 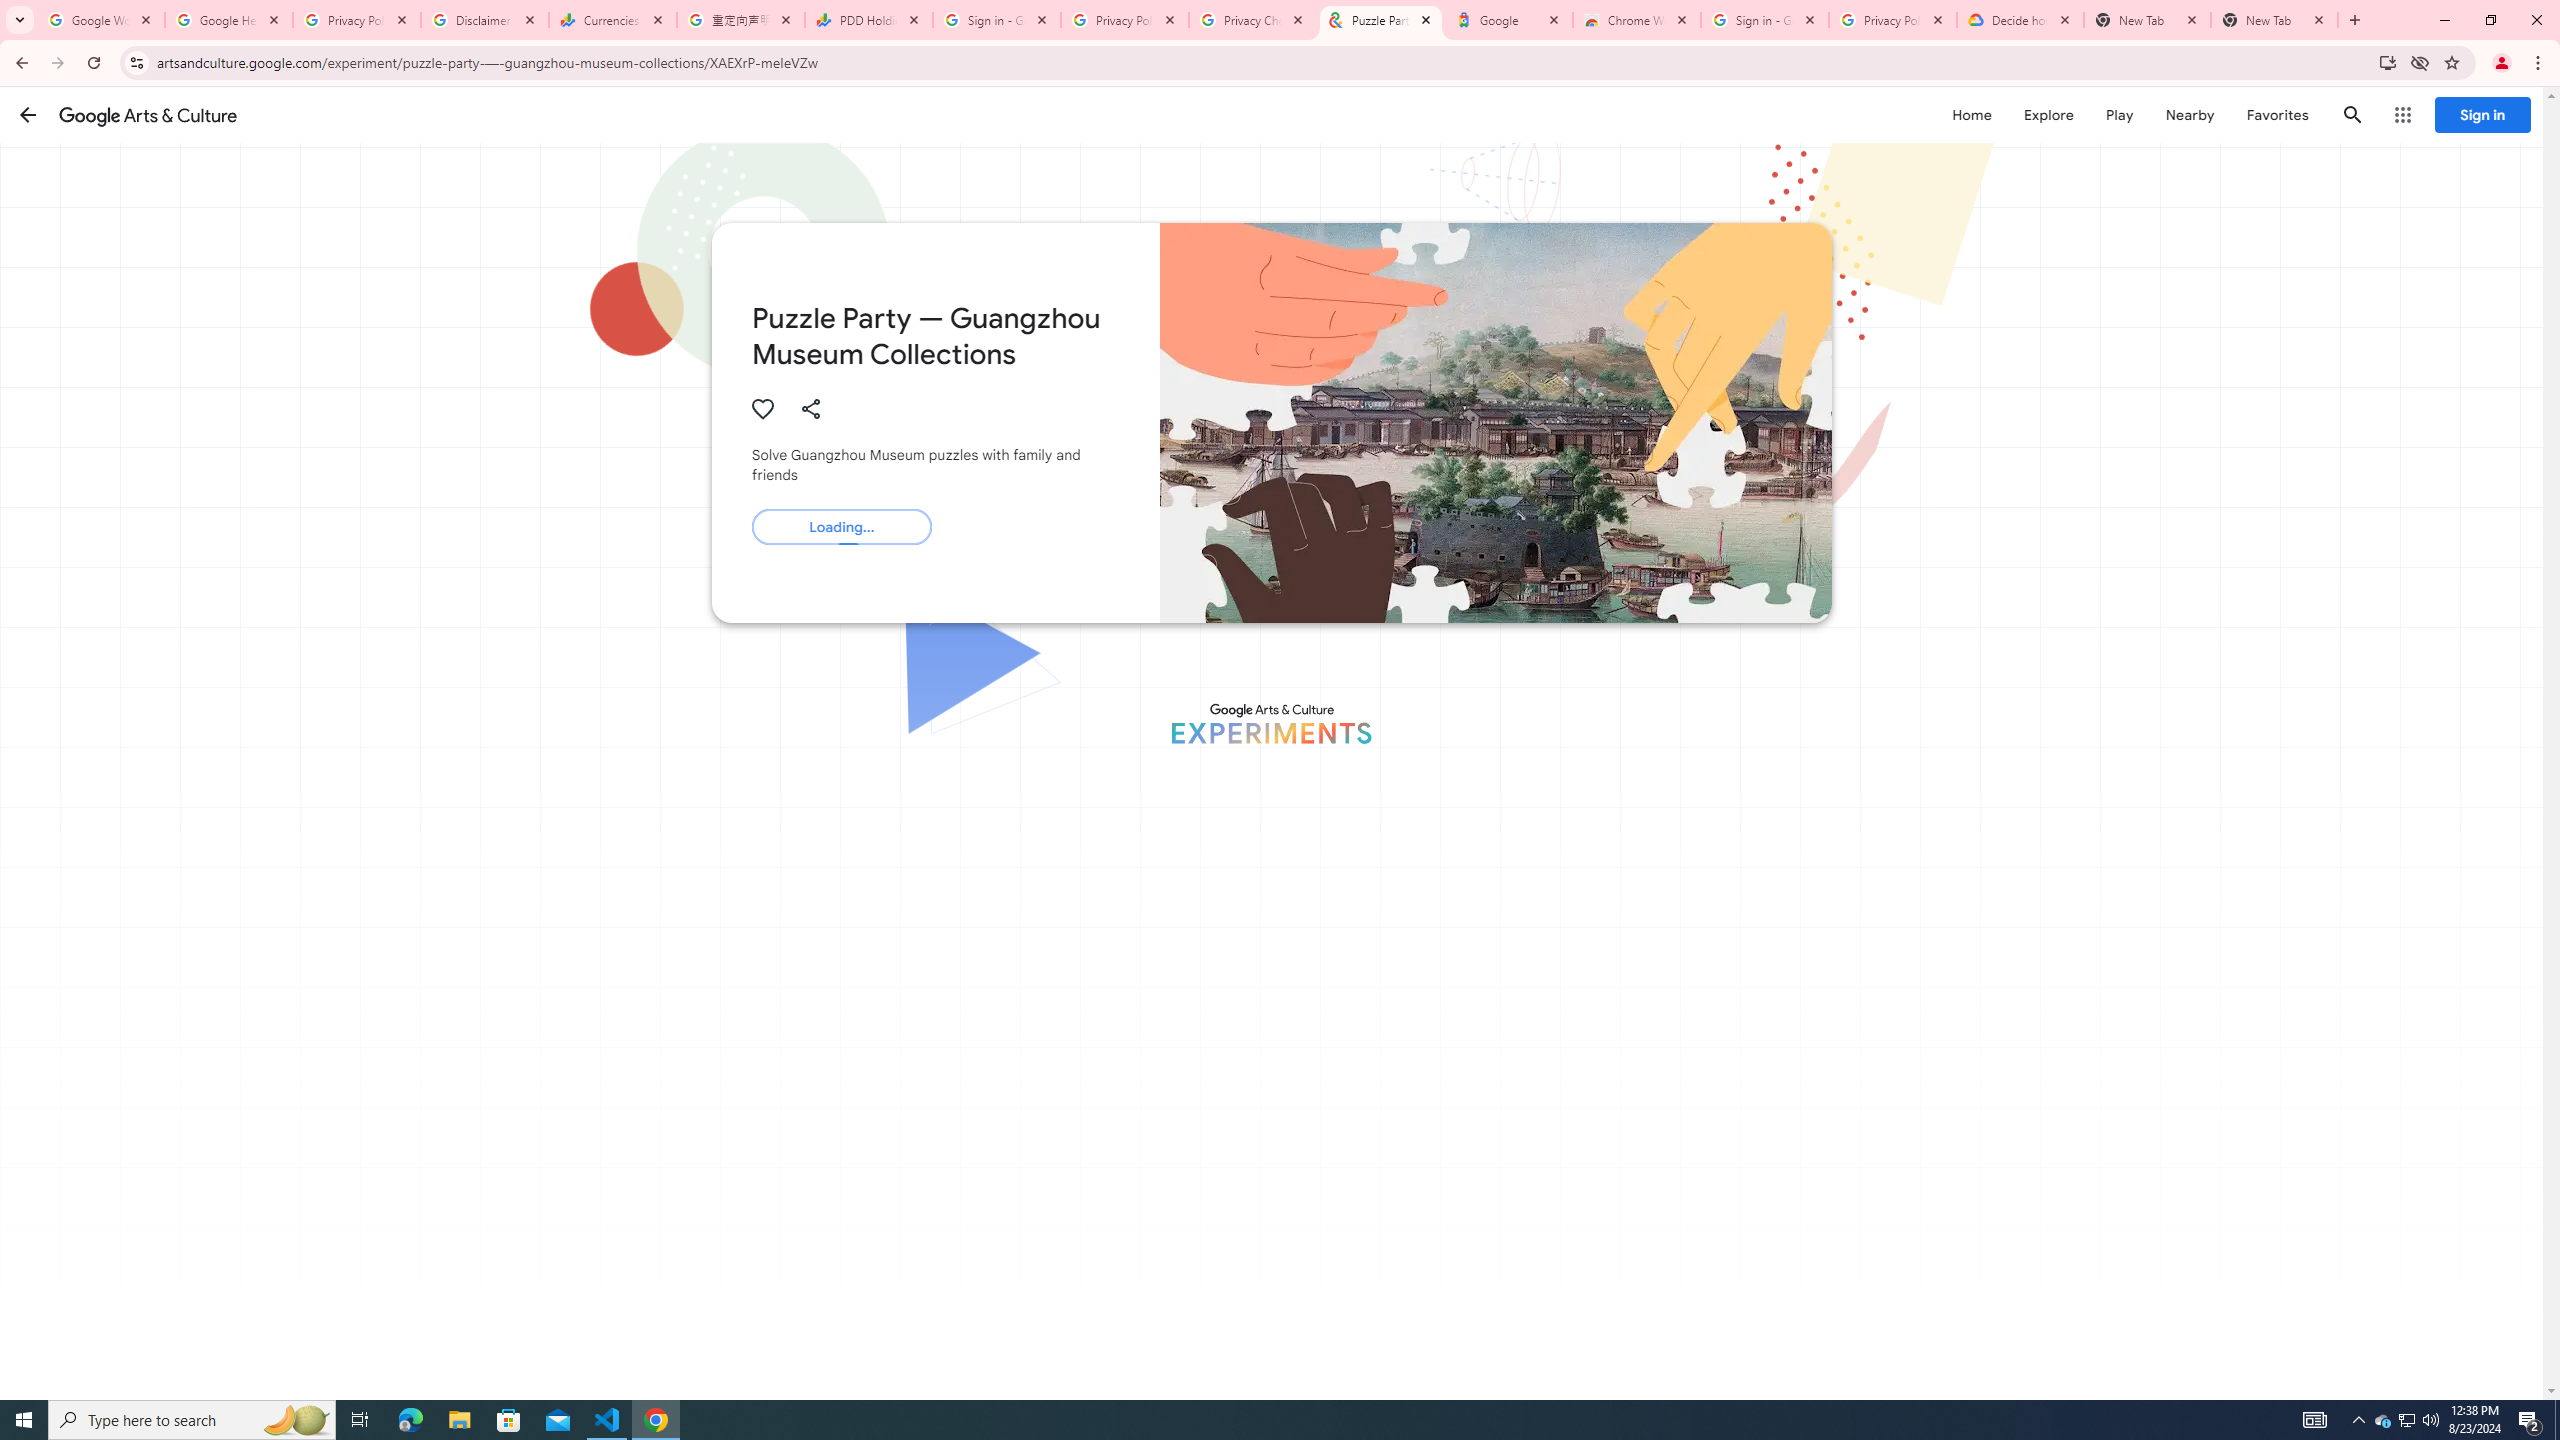 I want to click on 'Play', so click(x=2119, y=114).